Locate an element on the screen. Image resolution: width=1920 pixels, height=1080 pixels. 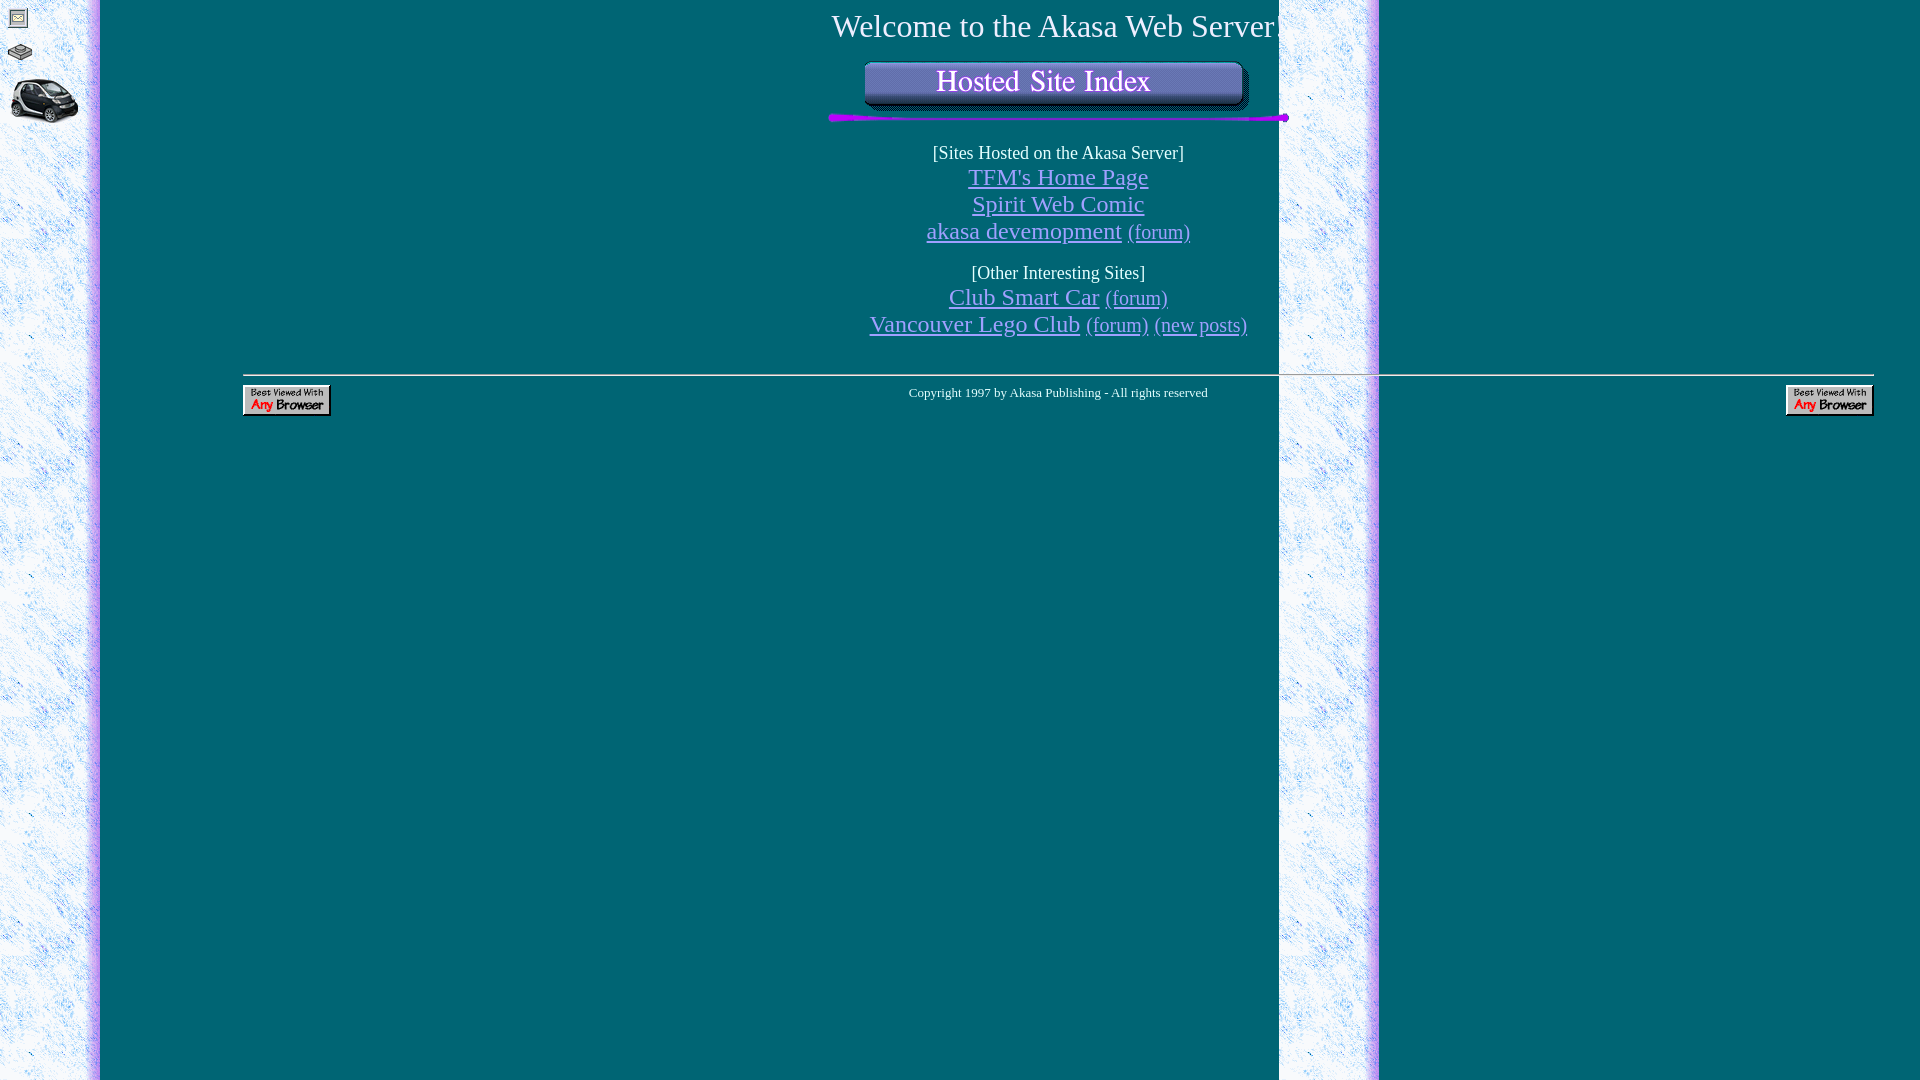
'(forum)' is located at coordinates (1158, 230).